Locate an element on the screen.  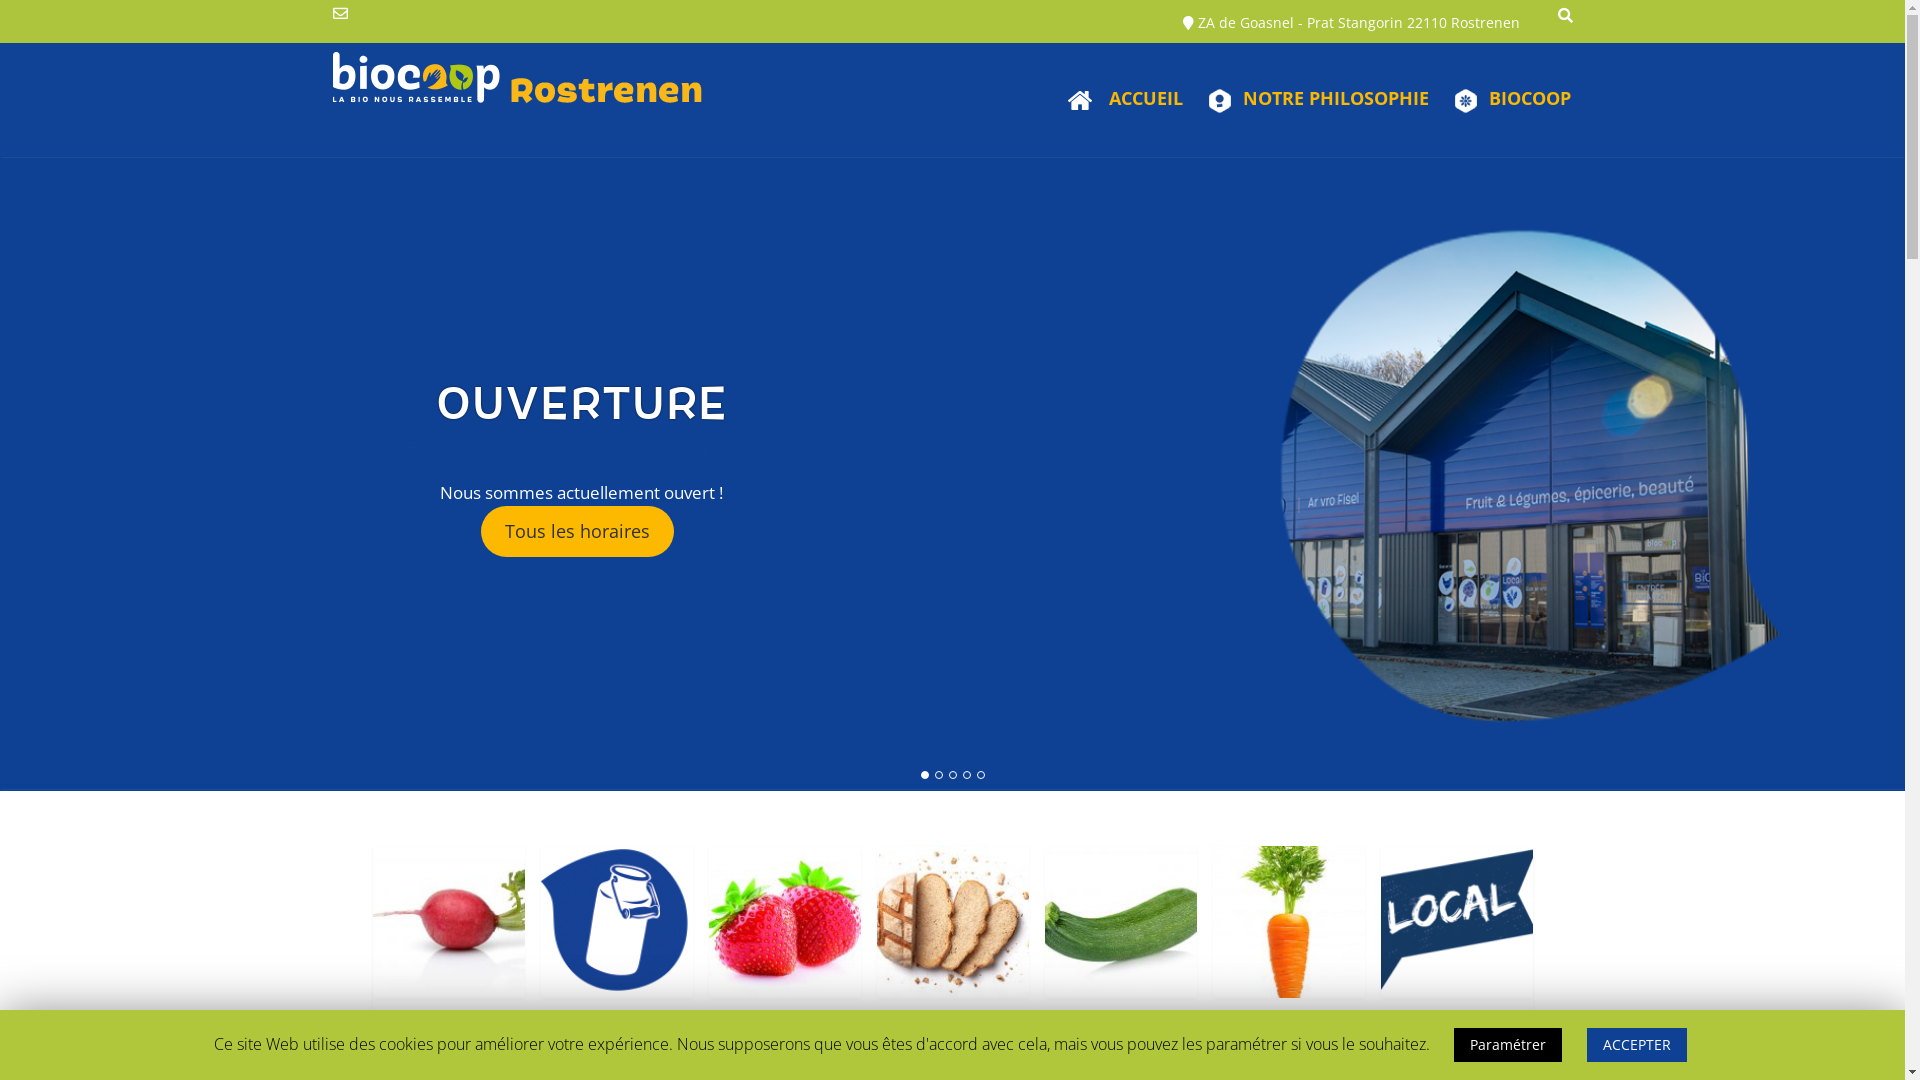
'3' is located at coordinates (952, 772).